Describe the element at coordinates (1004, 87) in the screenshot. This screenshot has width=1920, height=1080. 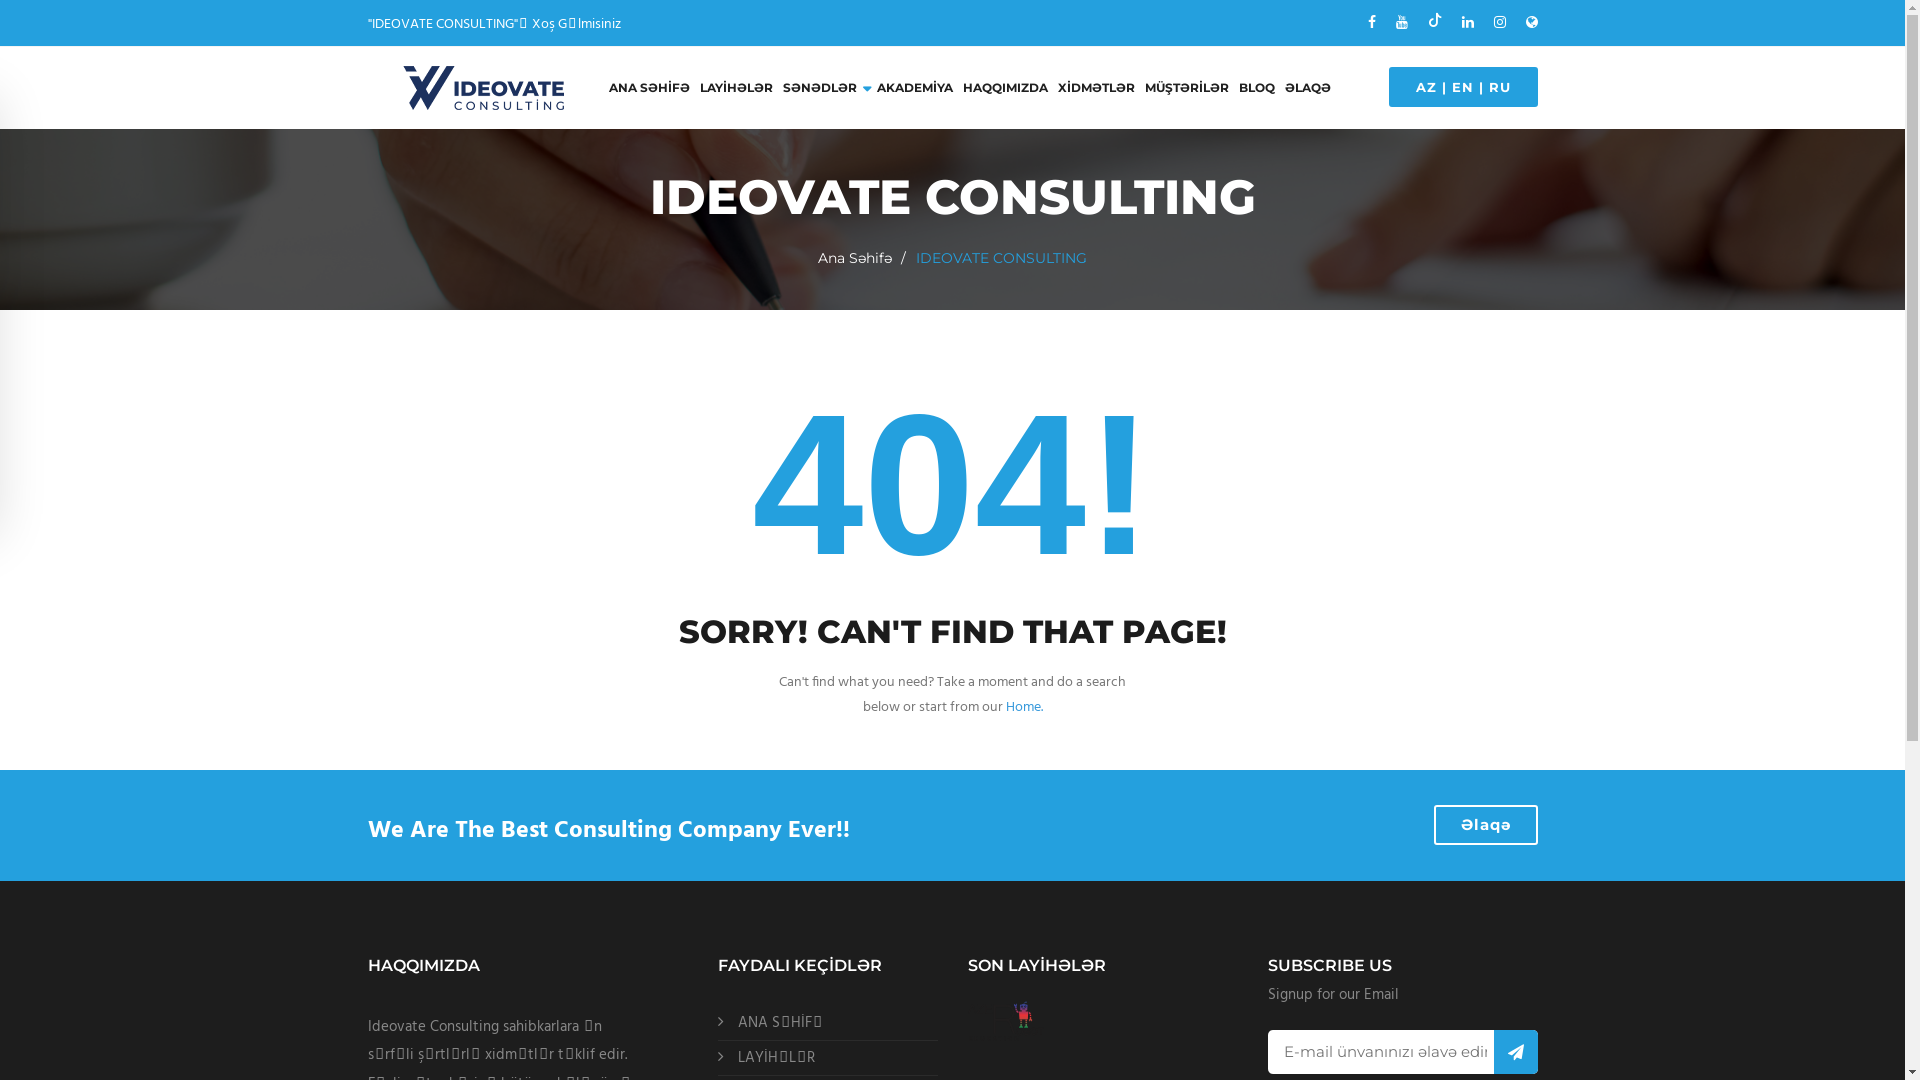
I see `'HAQQIMIZDA'` at that location.